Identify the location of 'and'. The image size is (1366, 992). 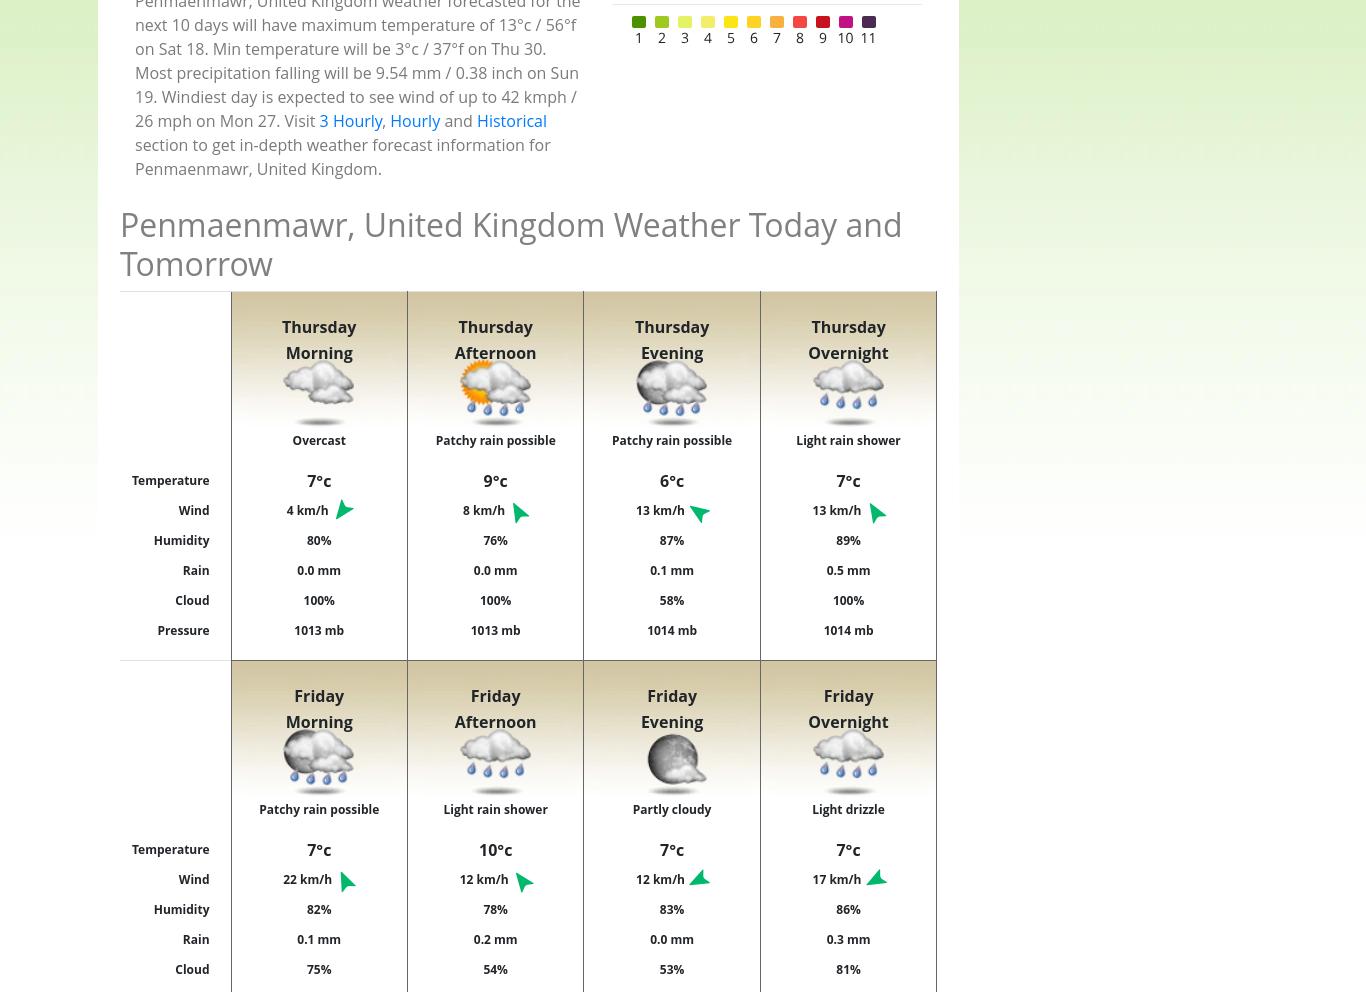
(458, 120).